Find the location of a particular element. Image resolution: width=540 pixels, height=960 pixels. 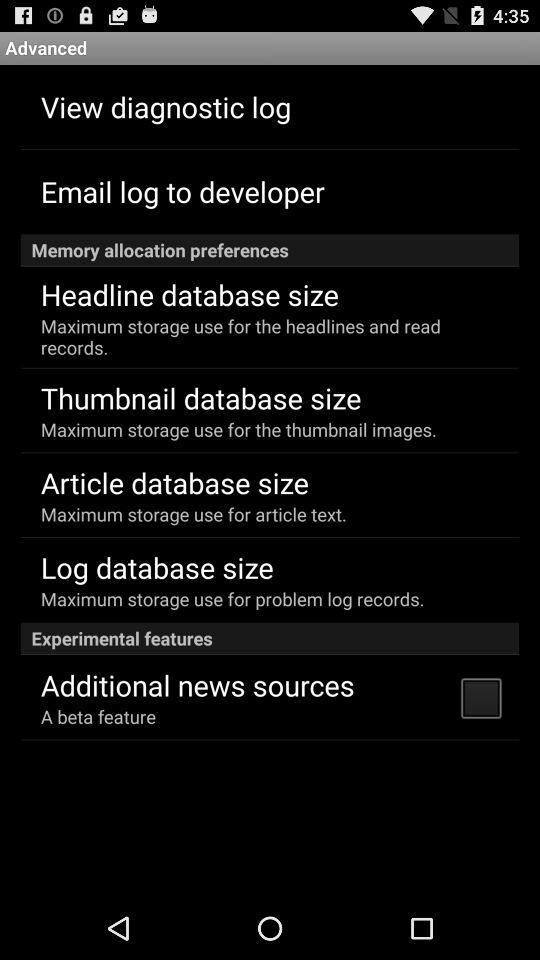

the app below the additional news sources icon is located at coordinates (97, 716).